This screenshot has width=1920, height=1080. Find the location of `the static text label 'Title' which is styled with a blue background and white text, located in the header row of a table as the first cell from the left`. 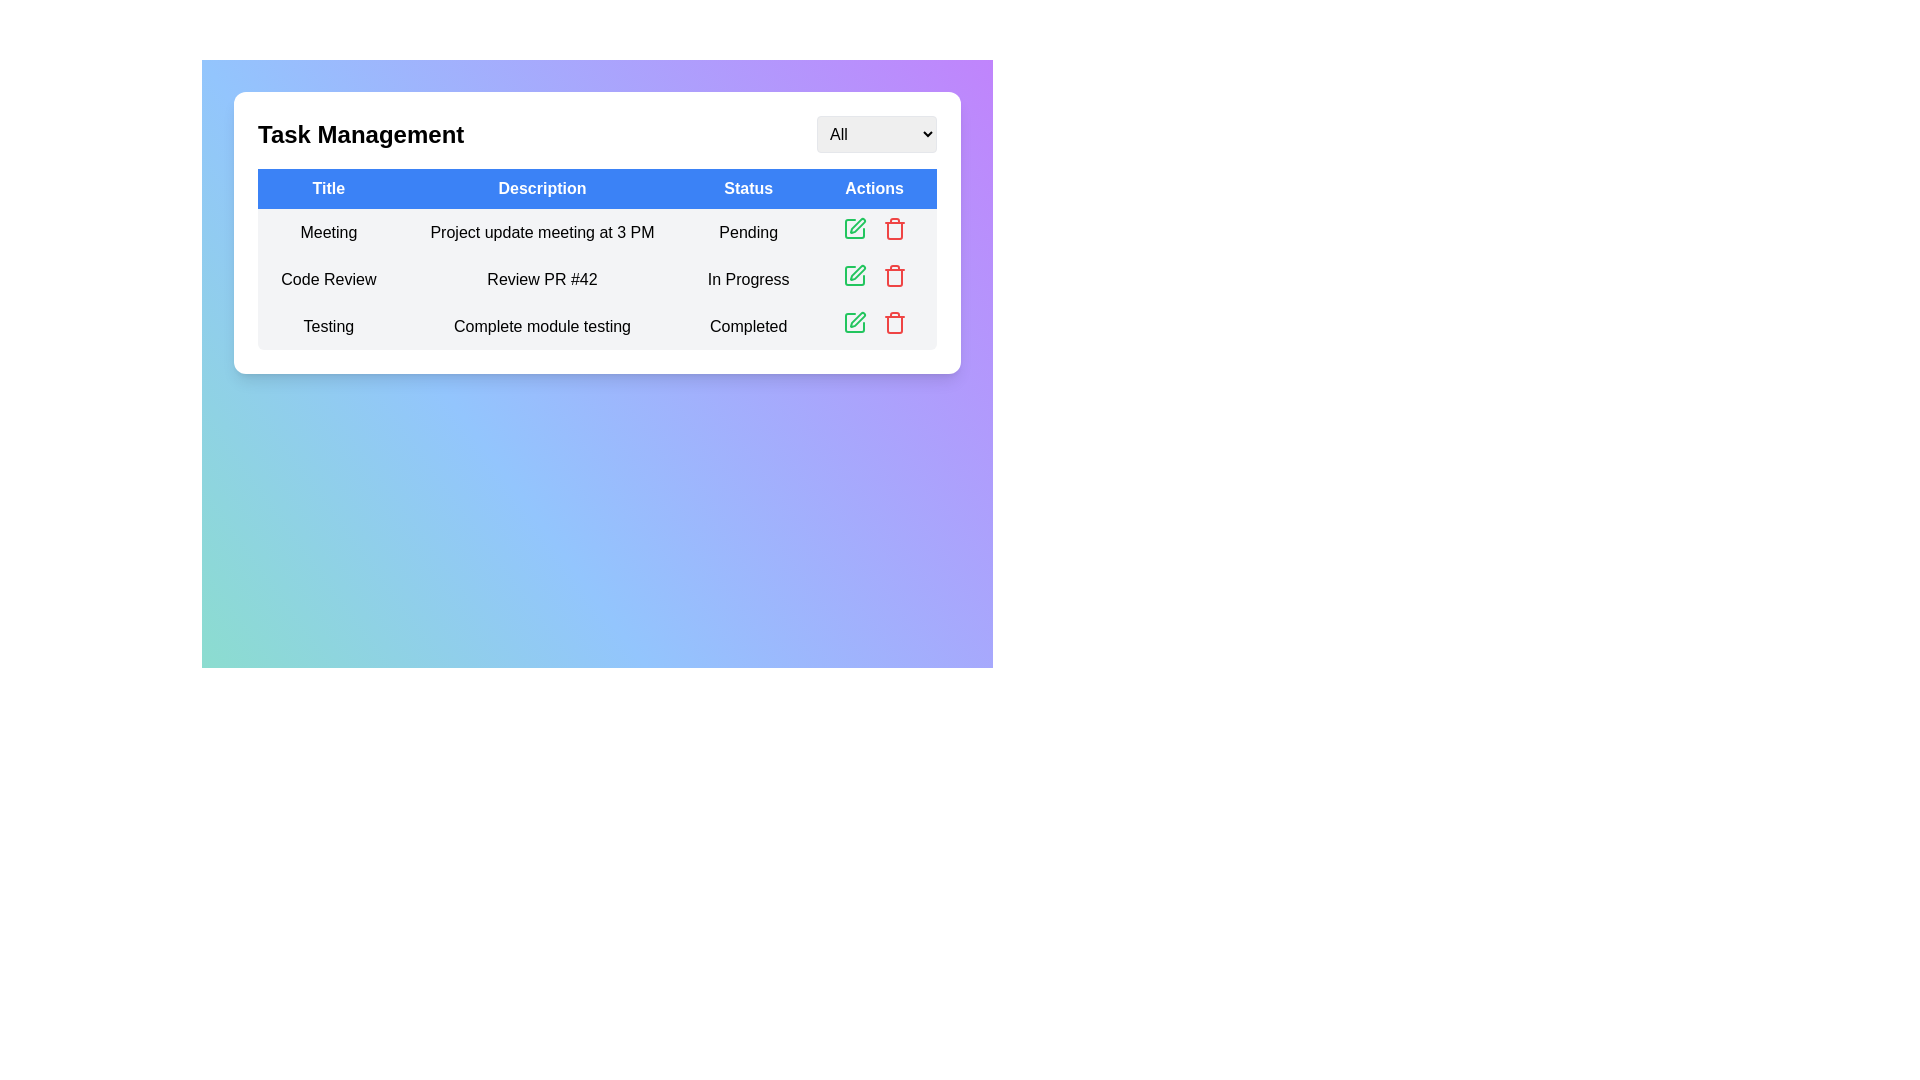

the static text label 'Title' which is styled with a blue background and white text, located in the header row of a table as the first cell from the left is located at coordinates (328, 189).